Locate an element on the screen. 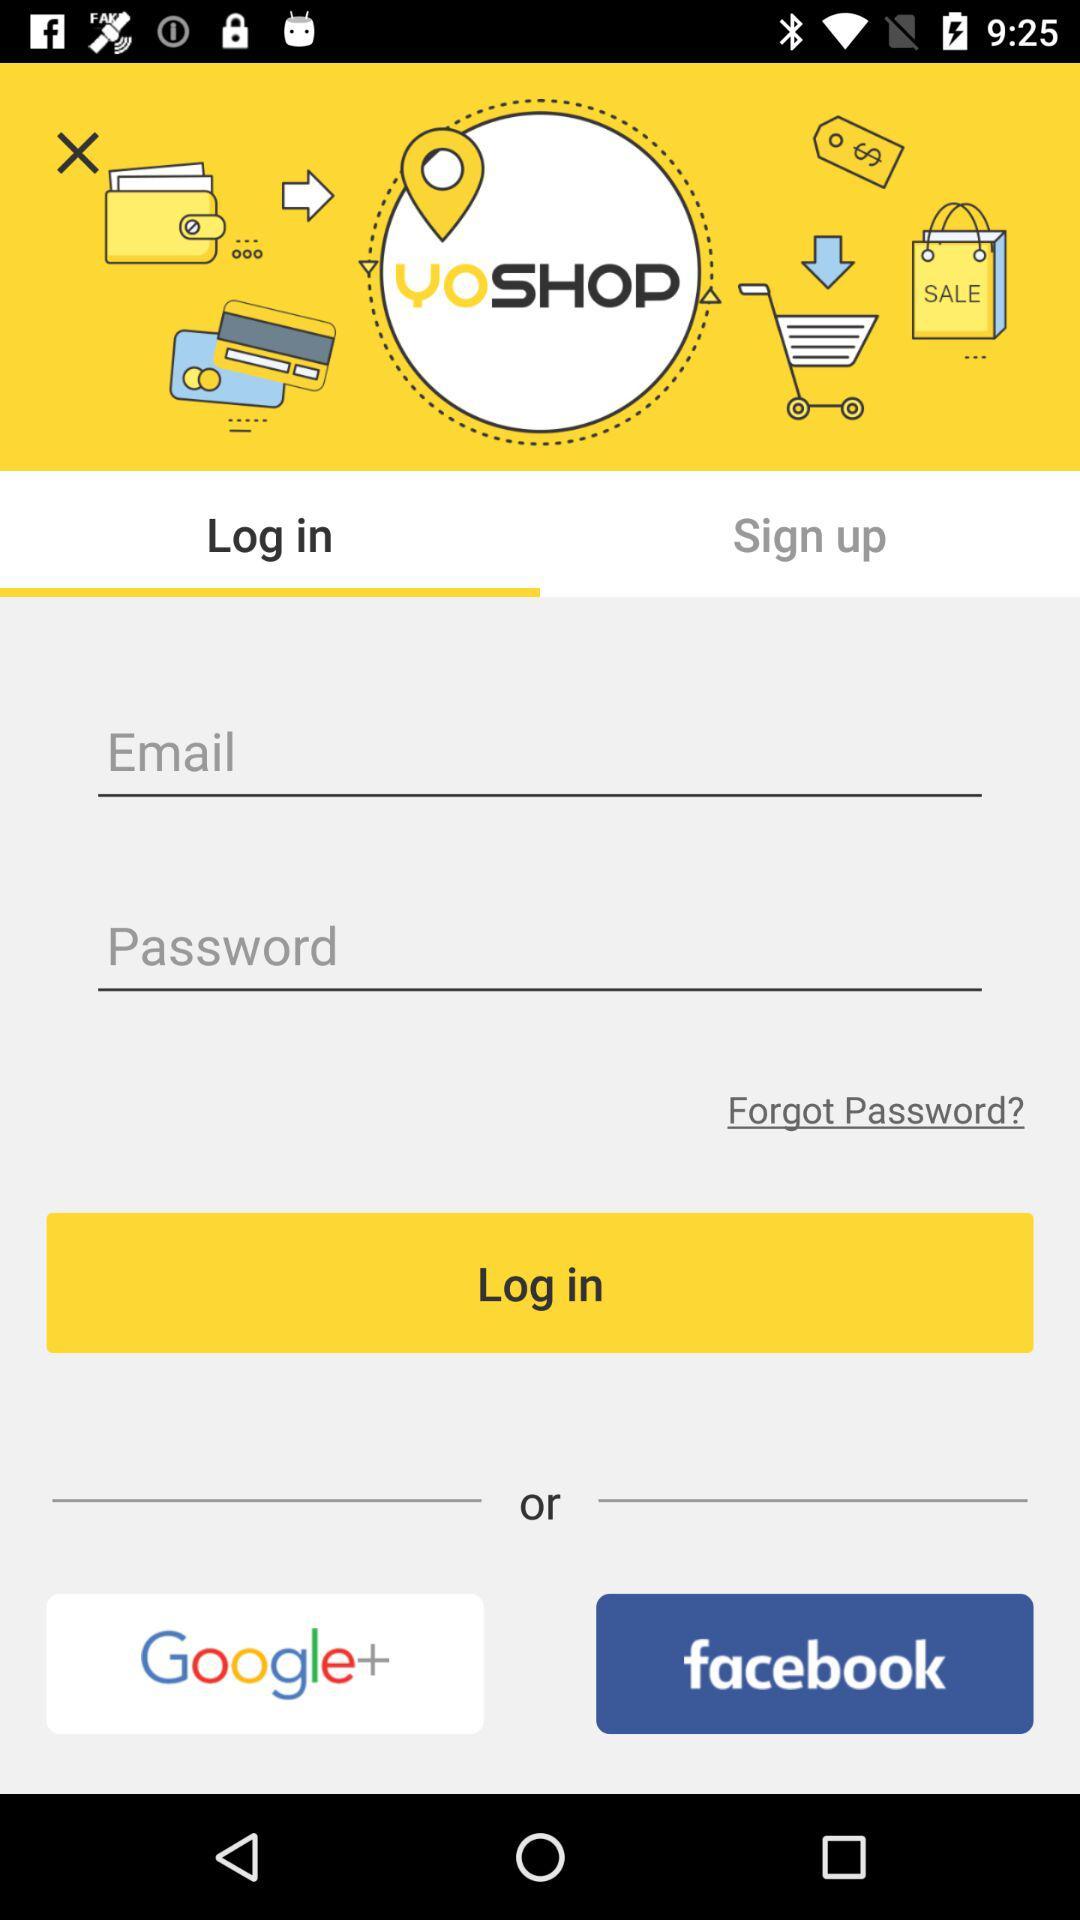  email address is located at coordinates (540, 753).